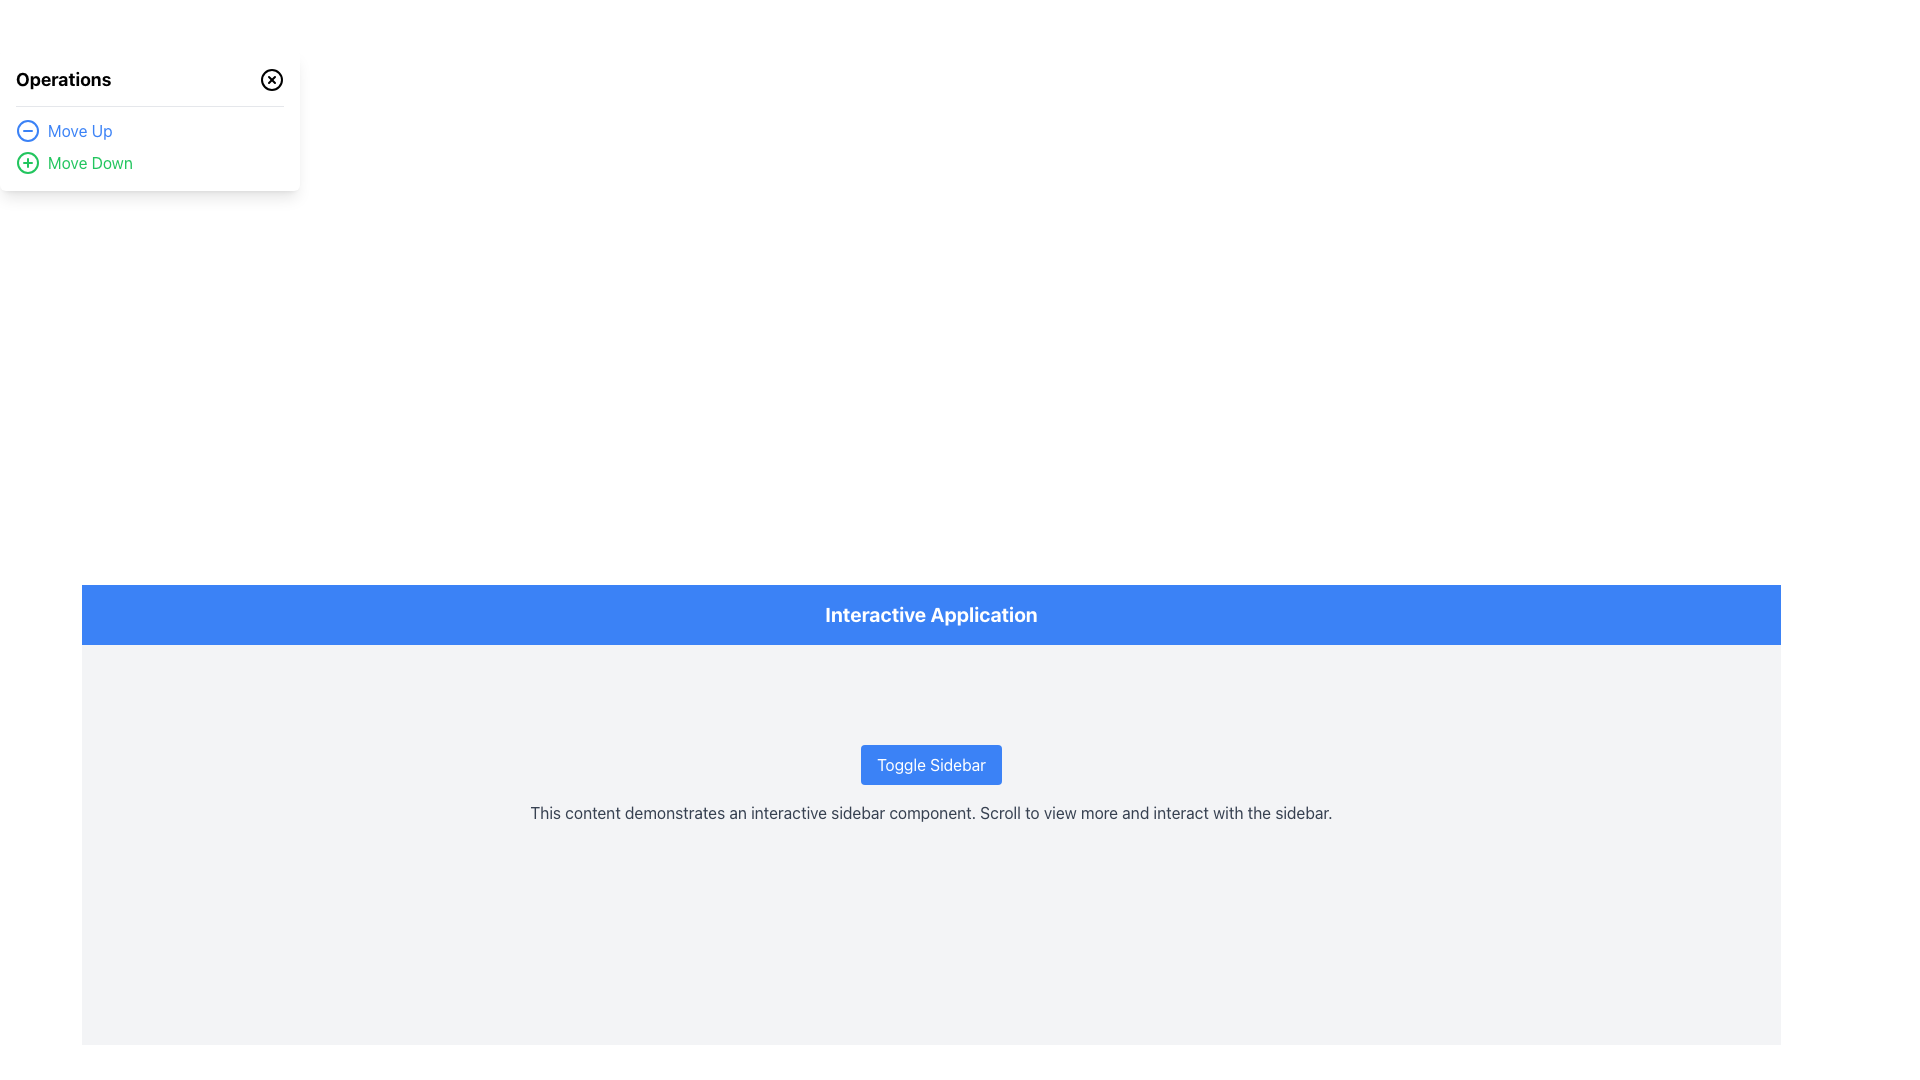 The height and width of the screenshot is (1080, 1920). What do you see at coordinates (28, 131) in the screenshot?
I see `the minus icon located to the left of the 'Move Up' text in the Operations panel` at bounding box center [28, 131].